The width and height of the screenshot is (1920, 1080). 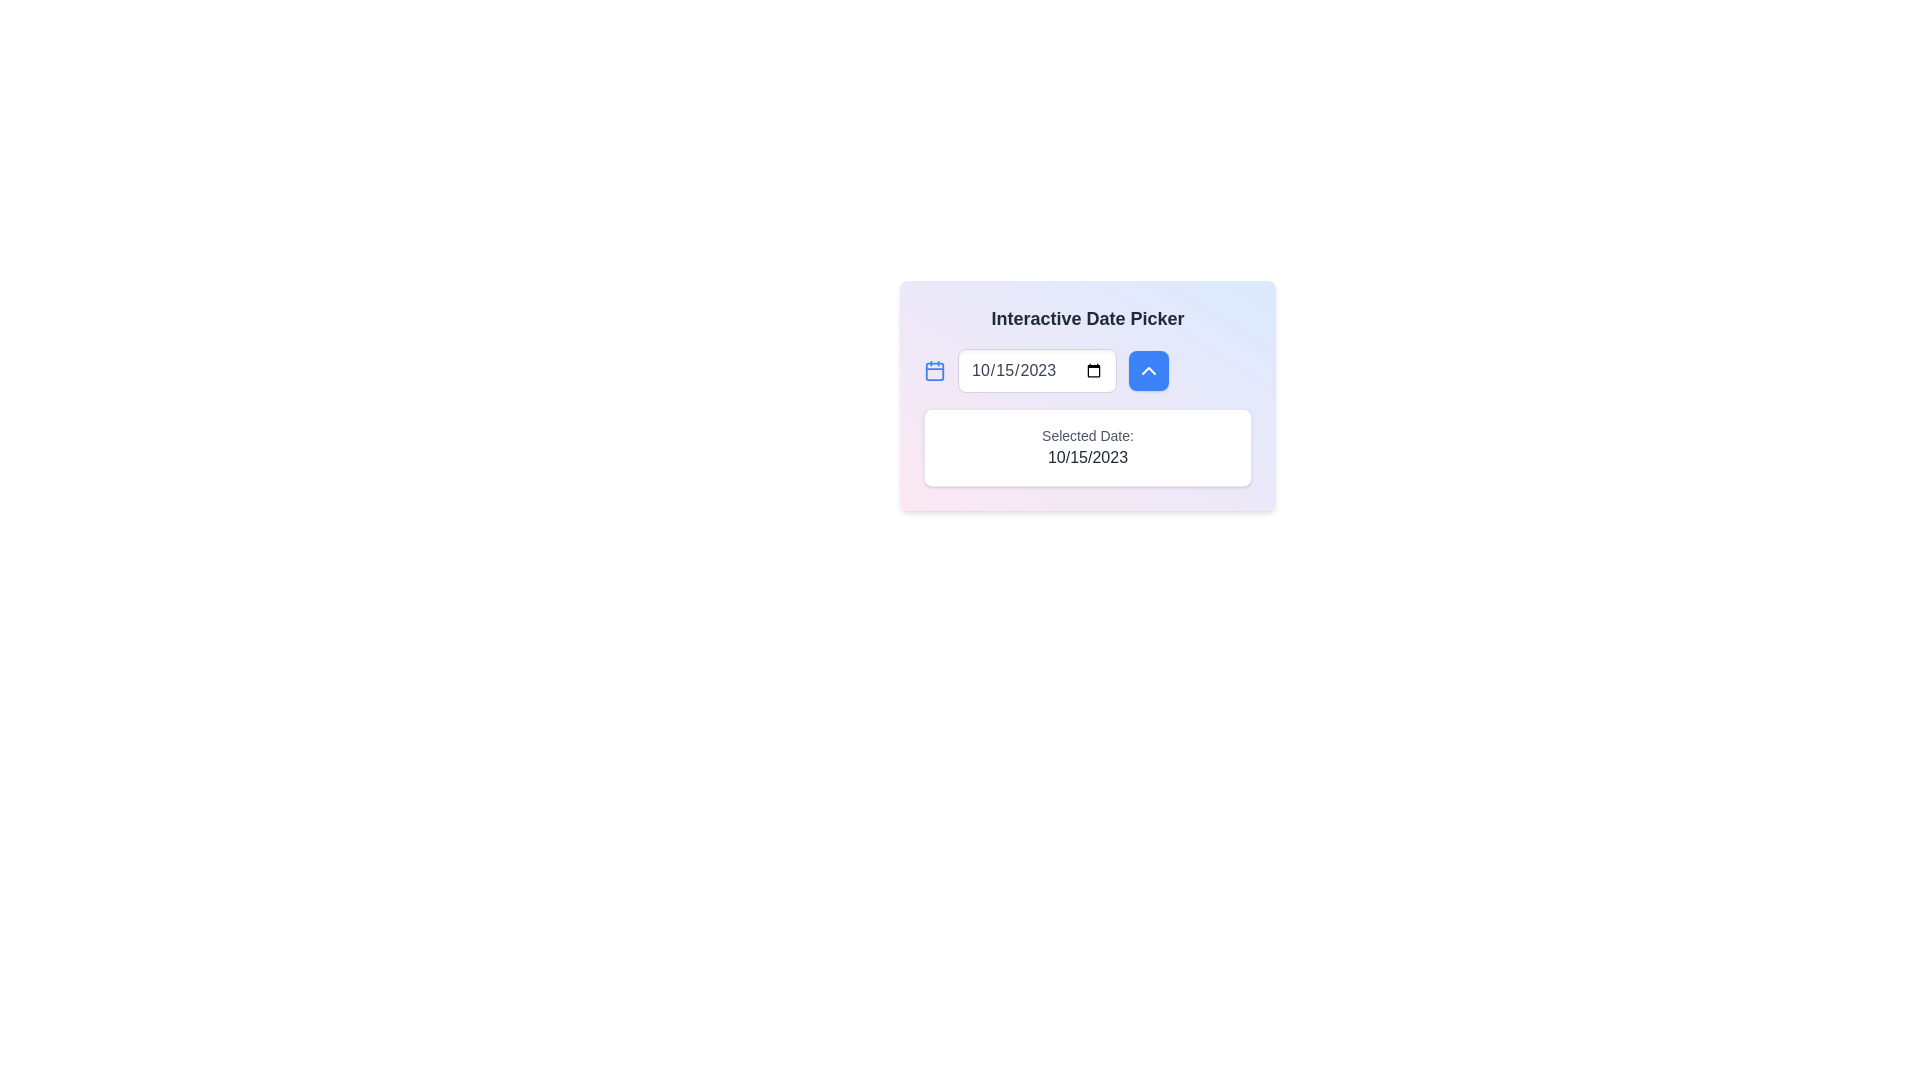 I want to click on the blue calendar icon in the date picker interface, which is the leftmost component in a horizontal layout before the date input field, so click(x=934, y=370).